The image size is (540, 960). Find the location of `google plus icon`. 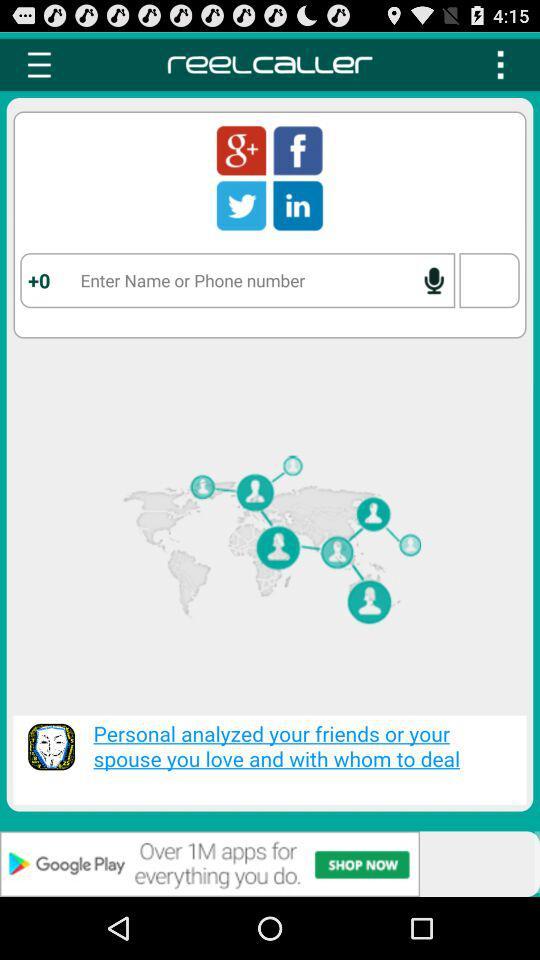

google plus icon is located at coordinates (241, 149).